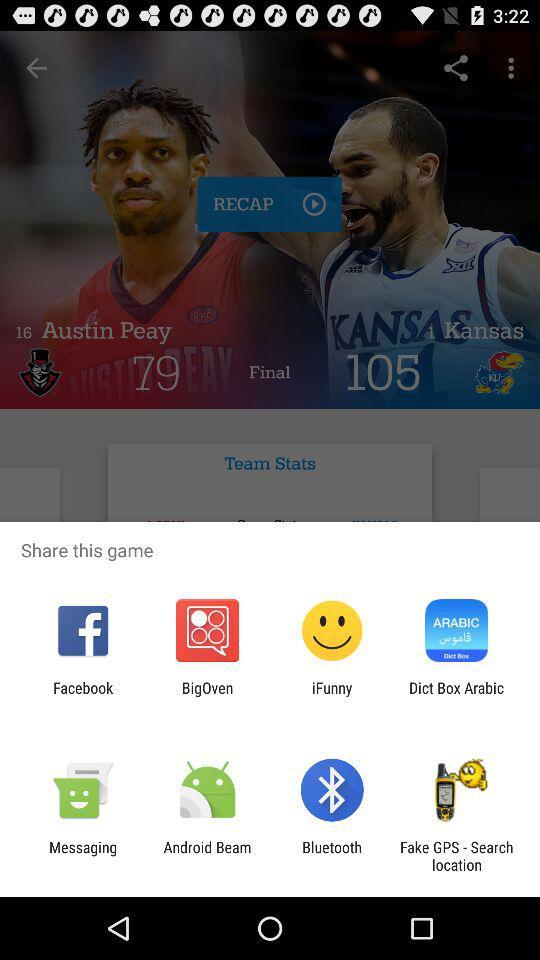 The image size is (540, 960). I want to click on the app next to facebook icon, so click(206, 696).